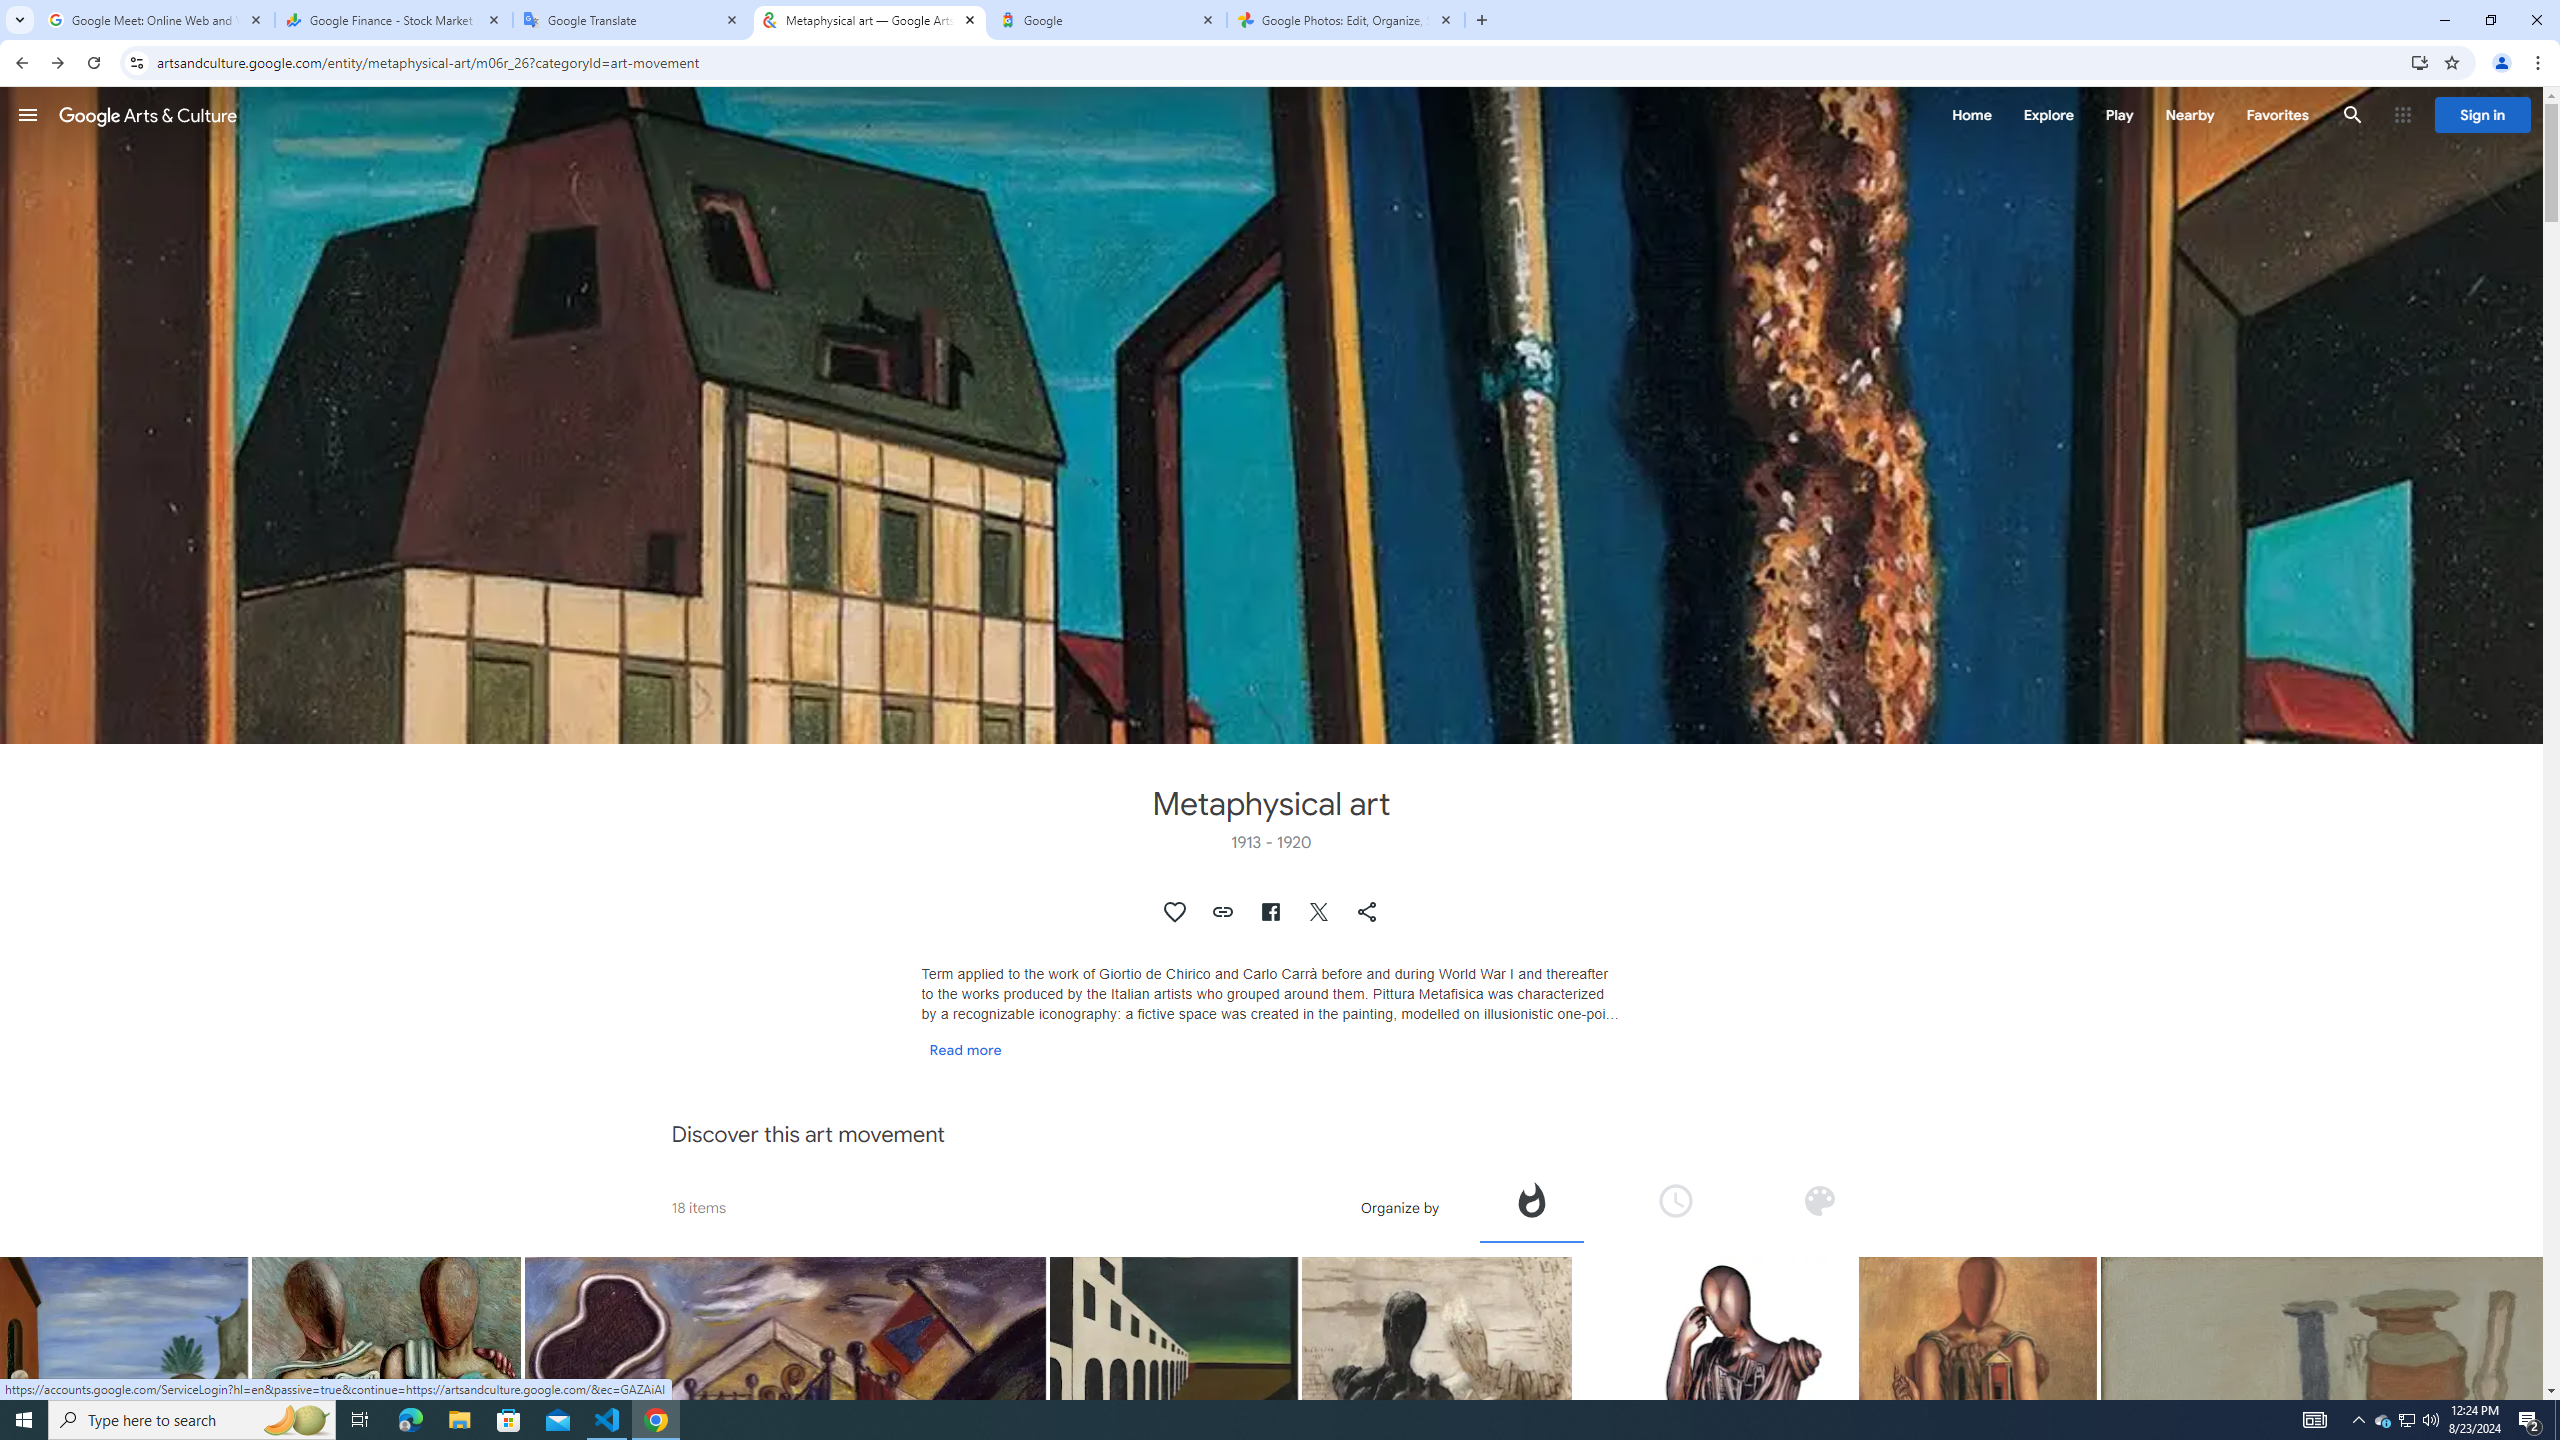  Describe the element at coordinates (135, 61) in the screenshot. I see `'View site information'` at that location.